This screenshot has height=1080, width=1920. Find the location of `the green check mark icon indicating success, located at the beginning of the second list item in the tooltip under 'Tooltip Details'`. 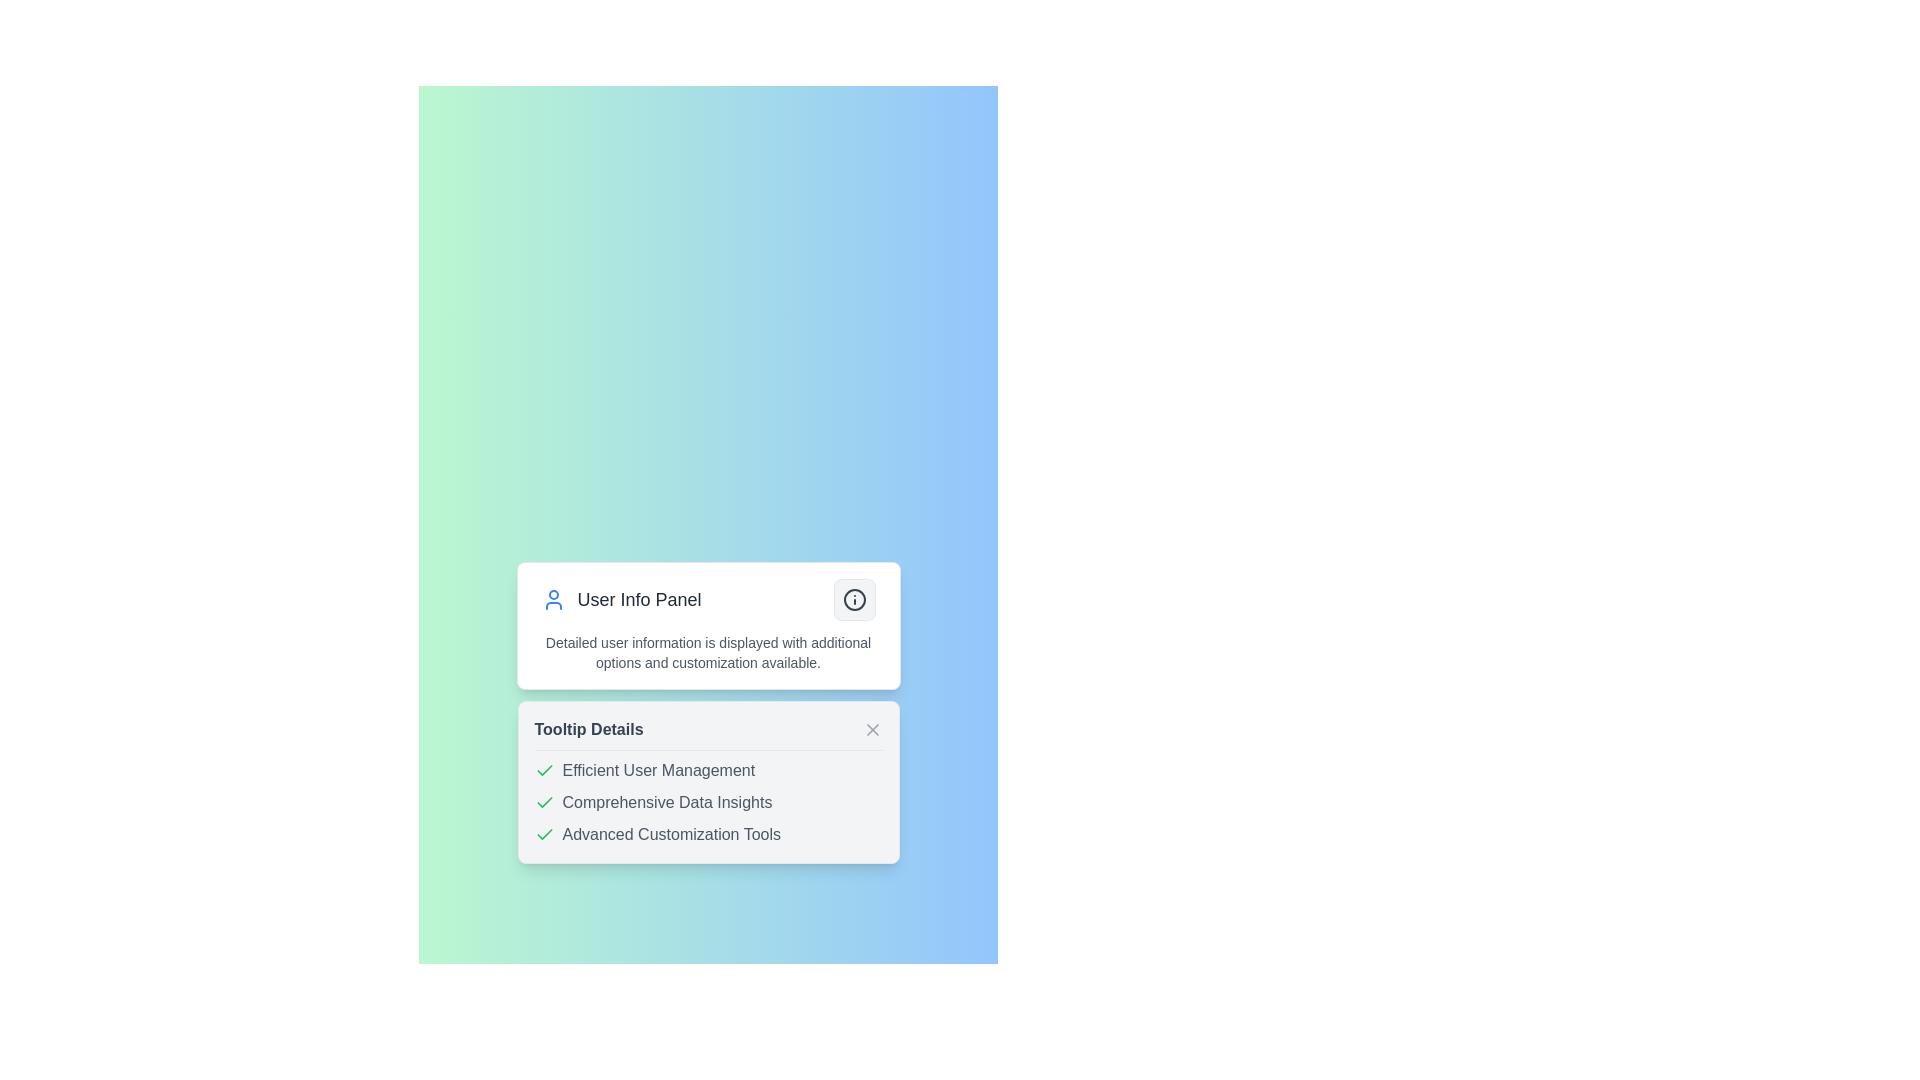

the green check mark icon indicating success, located at the beginning of the second list item in the tooltip under 'Tooltip Details' is located at coordinates (544, 834).